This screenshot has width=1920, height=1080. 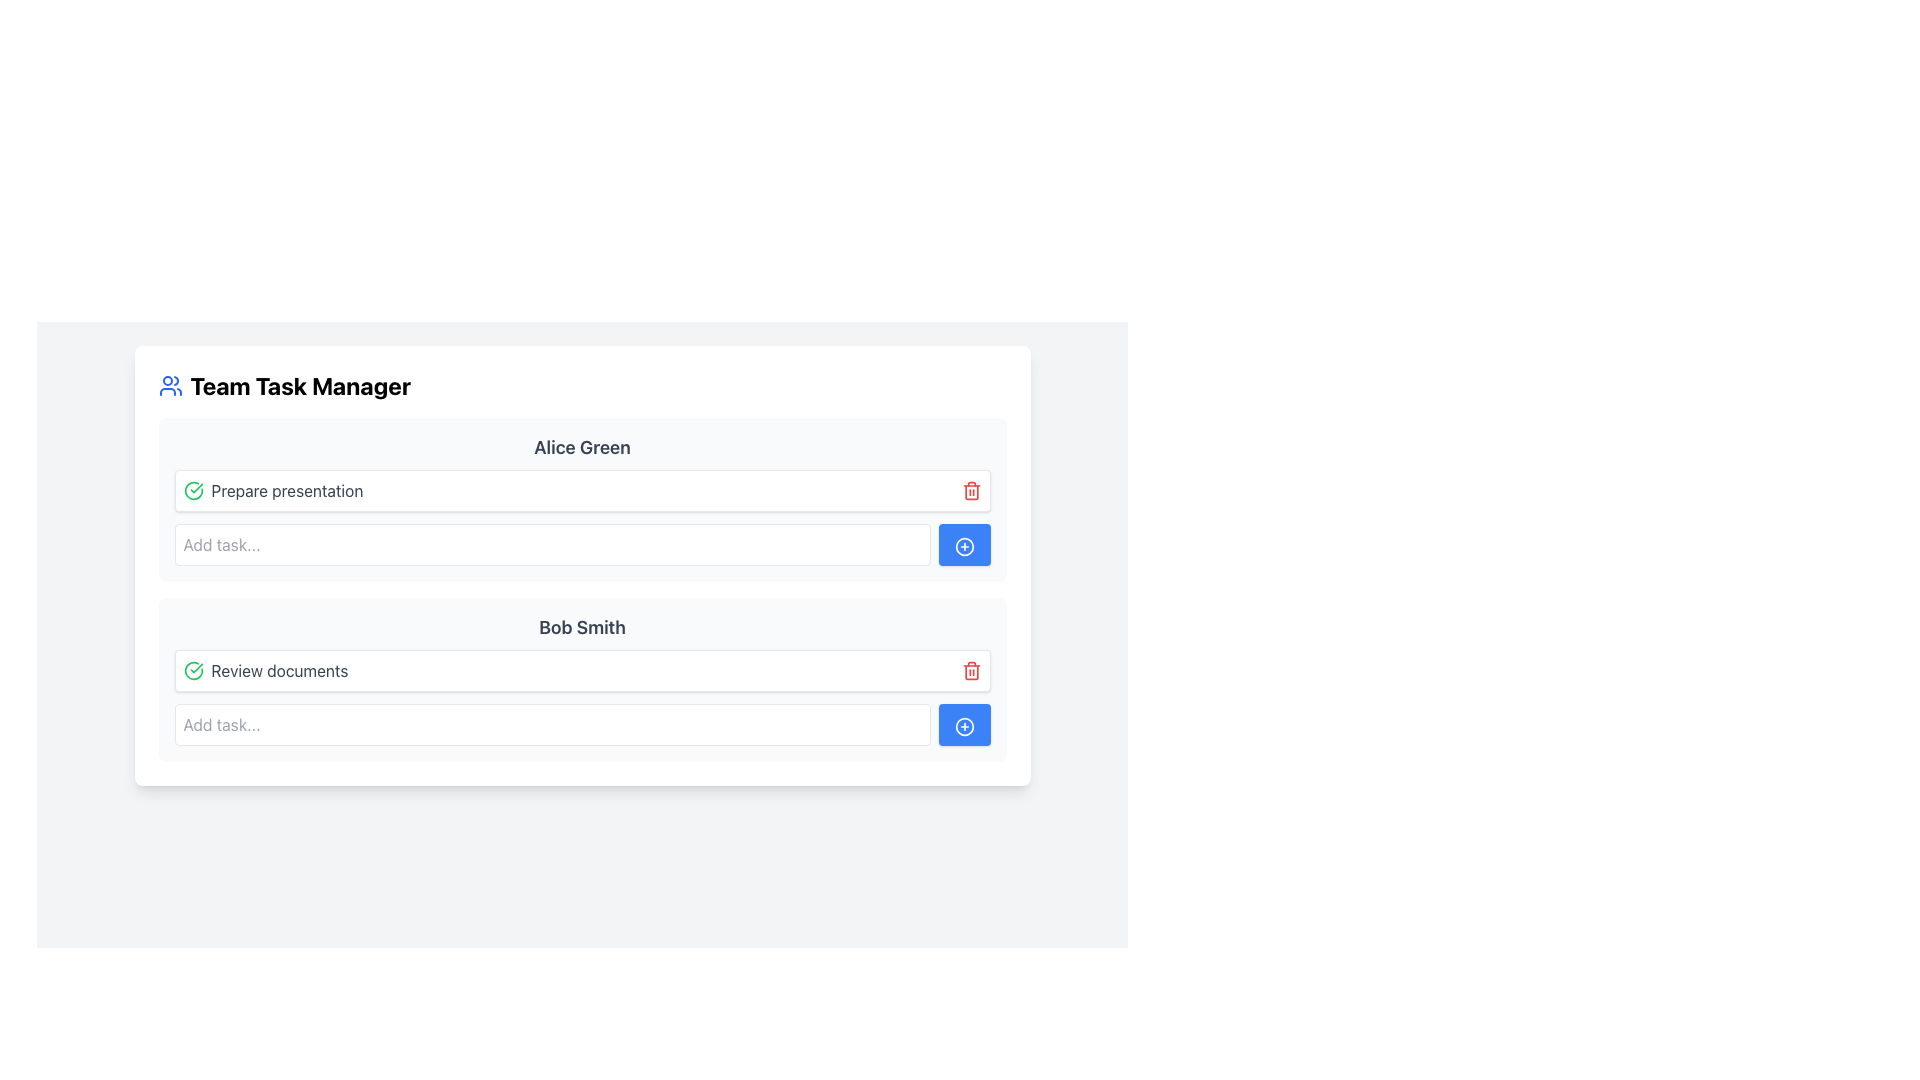 I want to click on the circular button with a blue border and a white '+' symbol located in the bottom-right corner of the 'Add task...' input field in the 'Bob Smith' section, so click(x=964, y=726).